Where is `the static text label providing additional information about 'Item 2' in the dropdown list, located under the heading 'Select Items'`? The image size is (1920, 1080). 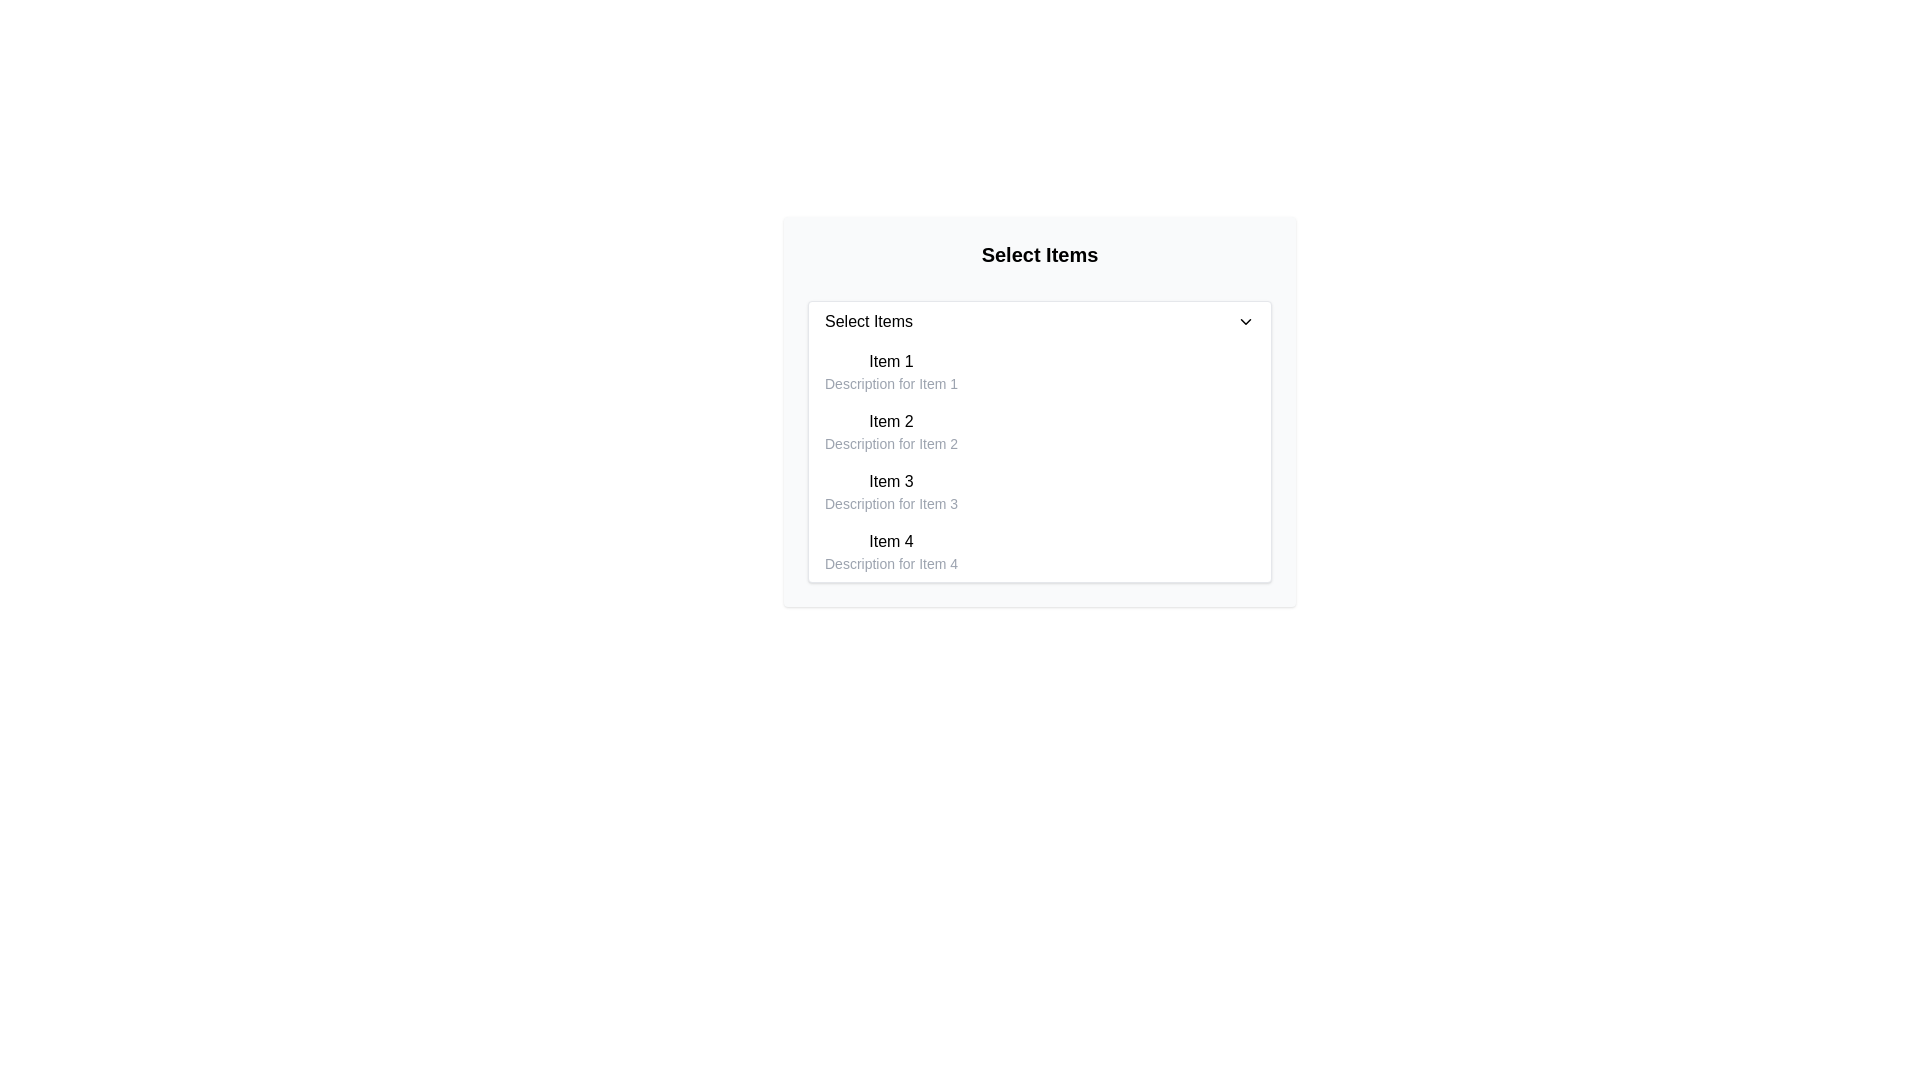 the static text label providing additional information about 'Item 2' in the dropdown list, located under the heading 'Select Items' is located at coordinates (890, 442).